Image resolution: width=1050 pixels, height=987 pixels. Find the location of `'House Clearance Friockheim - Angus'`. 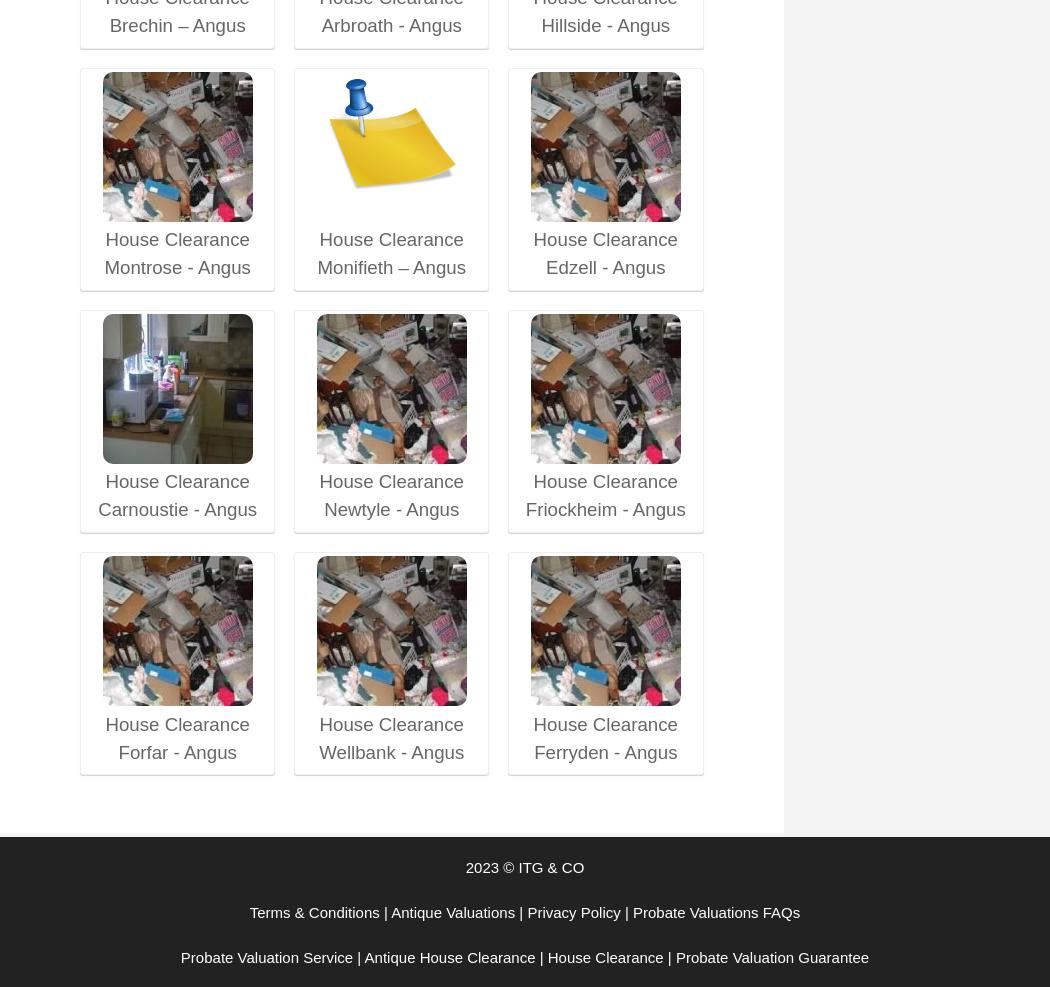

'House Clearance Friockheim - Angus' is located at coordinates (605, 495).